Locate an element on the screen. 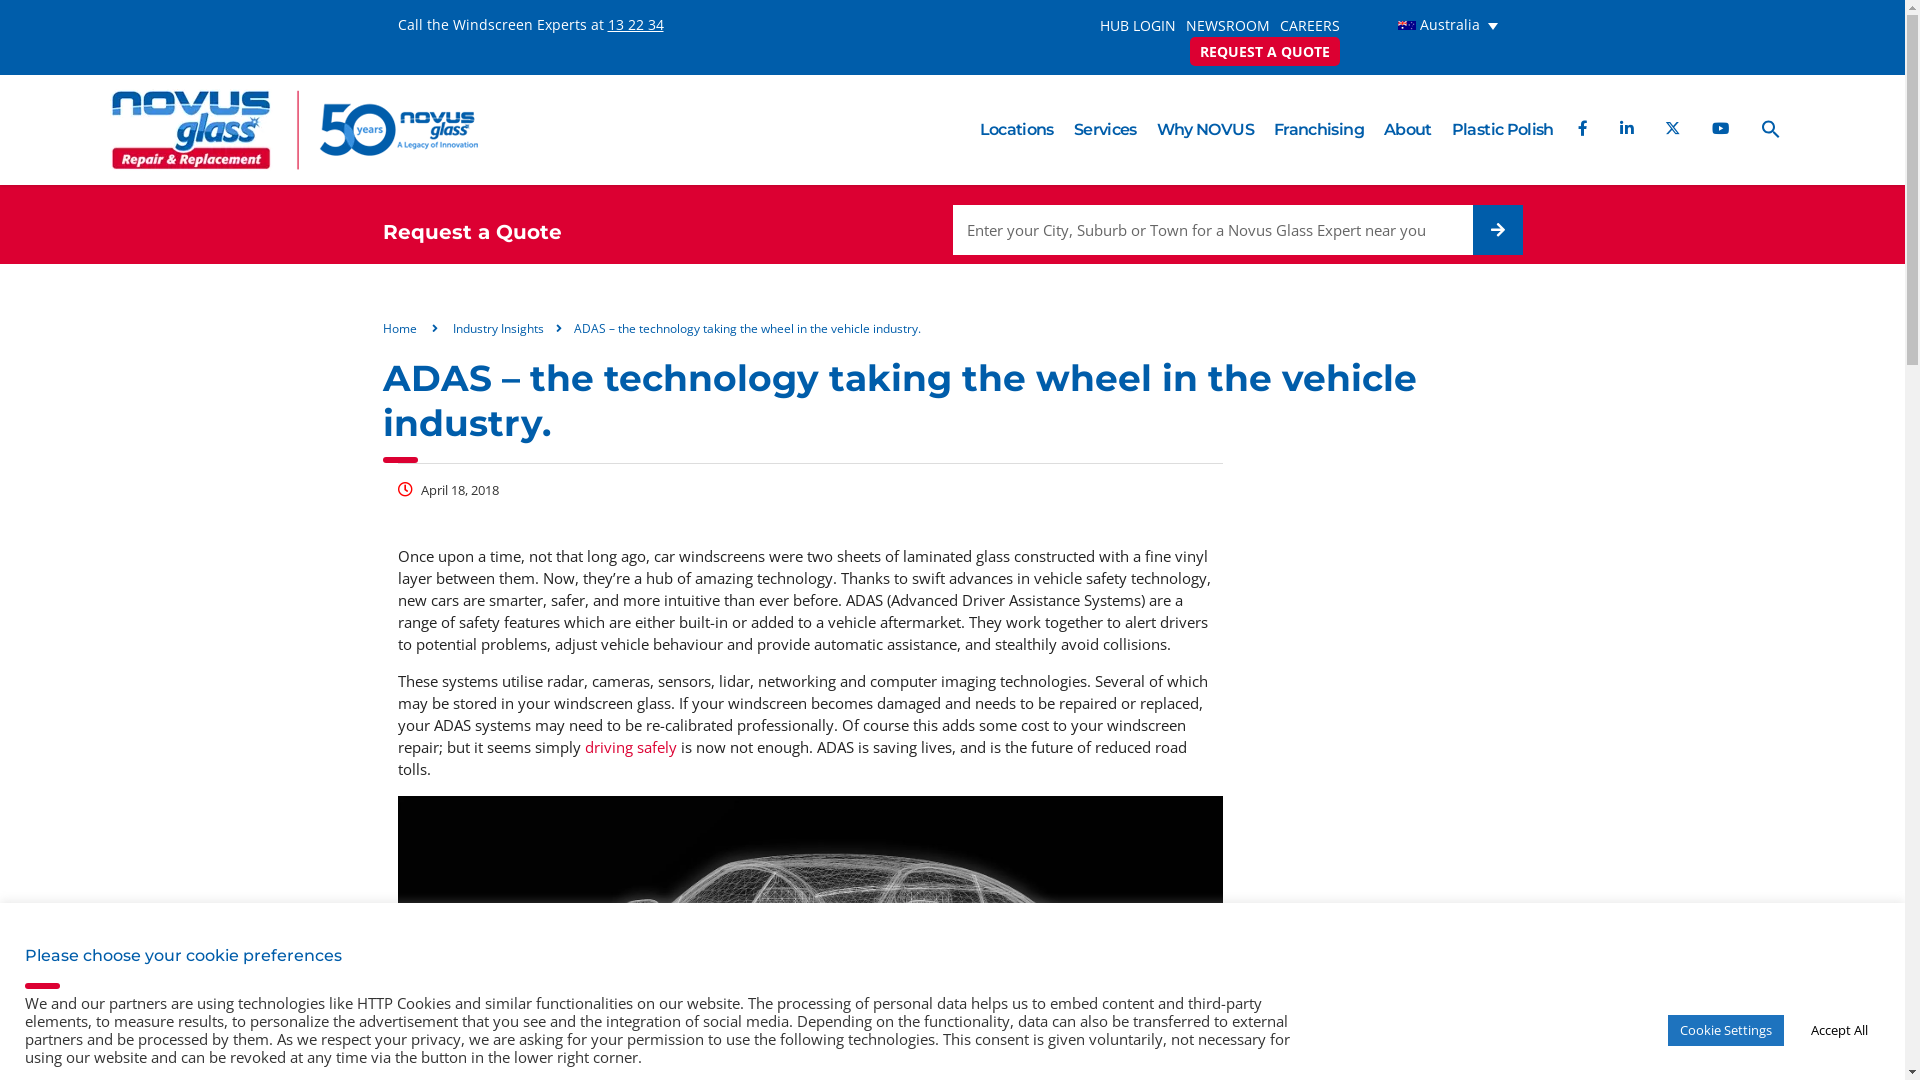  'About' is located at coordinates (1406, 130).